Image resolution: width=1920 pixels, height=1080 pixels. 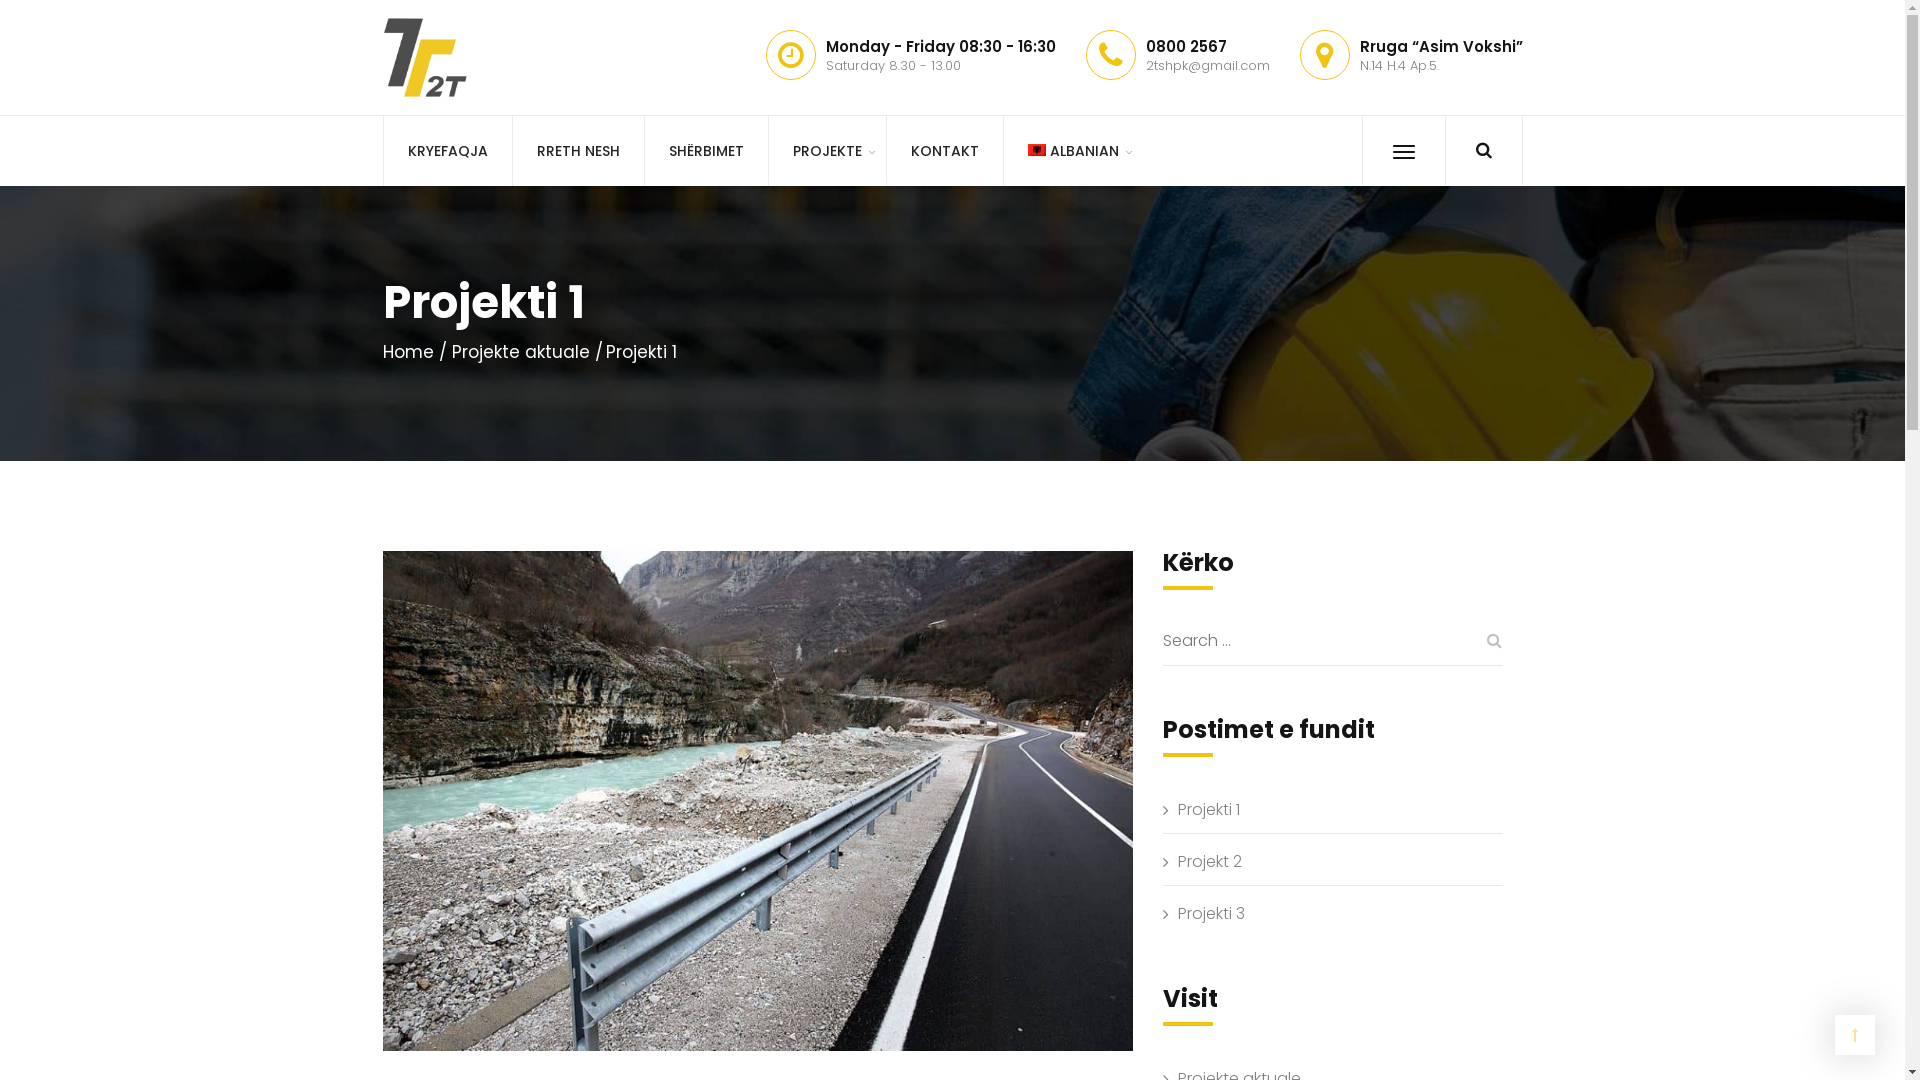 What do you see at coordinates (1177, 914) in the screenshot?
I see `'Projekti 3'` at bounding box center [1177, 914].